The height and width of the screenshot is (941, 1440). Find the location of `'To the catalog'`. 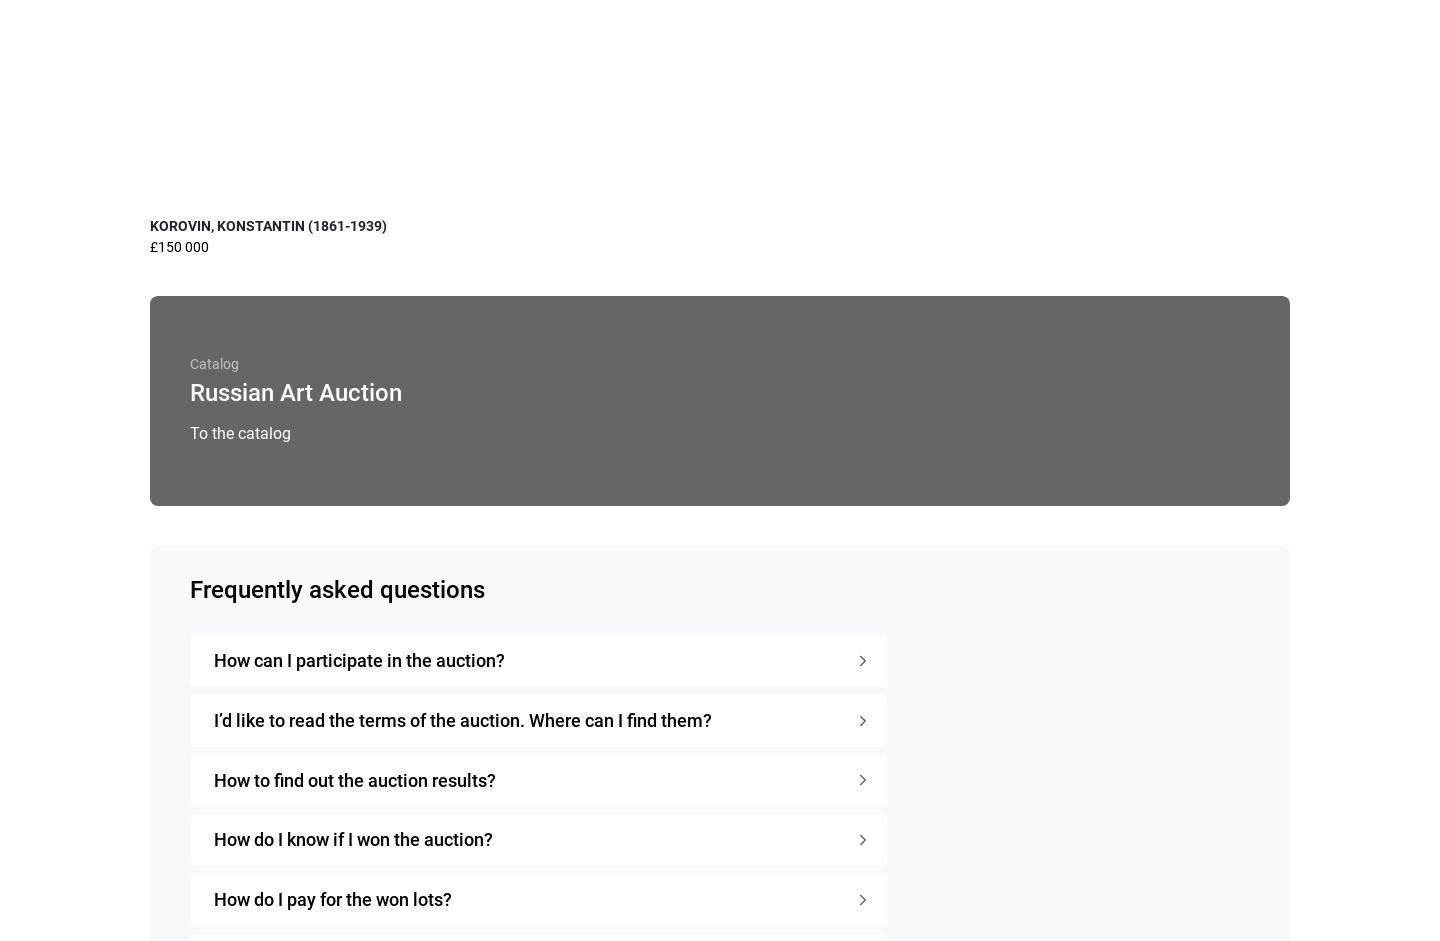

'To the catalog' is located at coordinates (240, 433).